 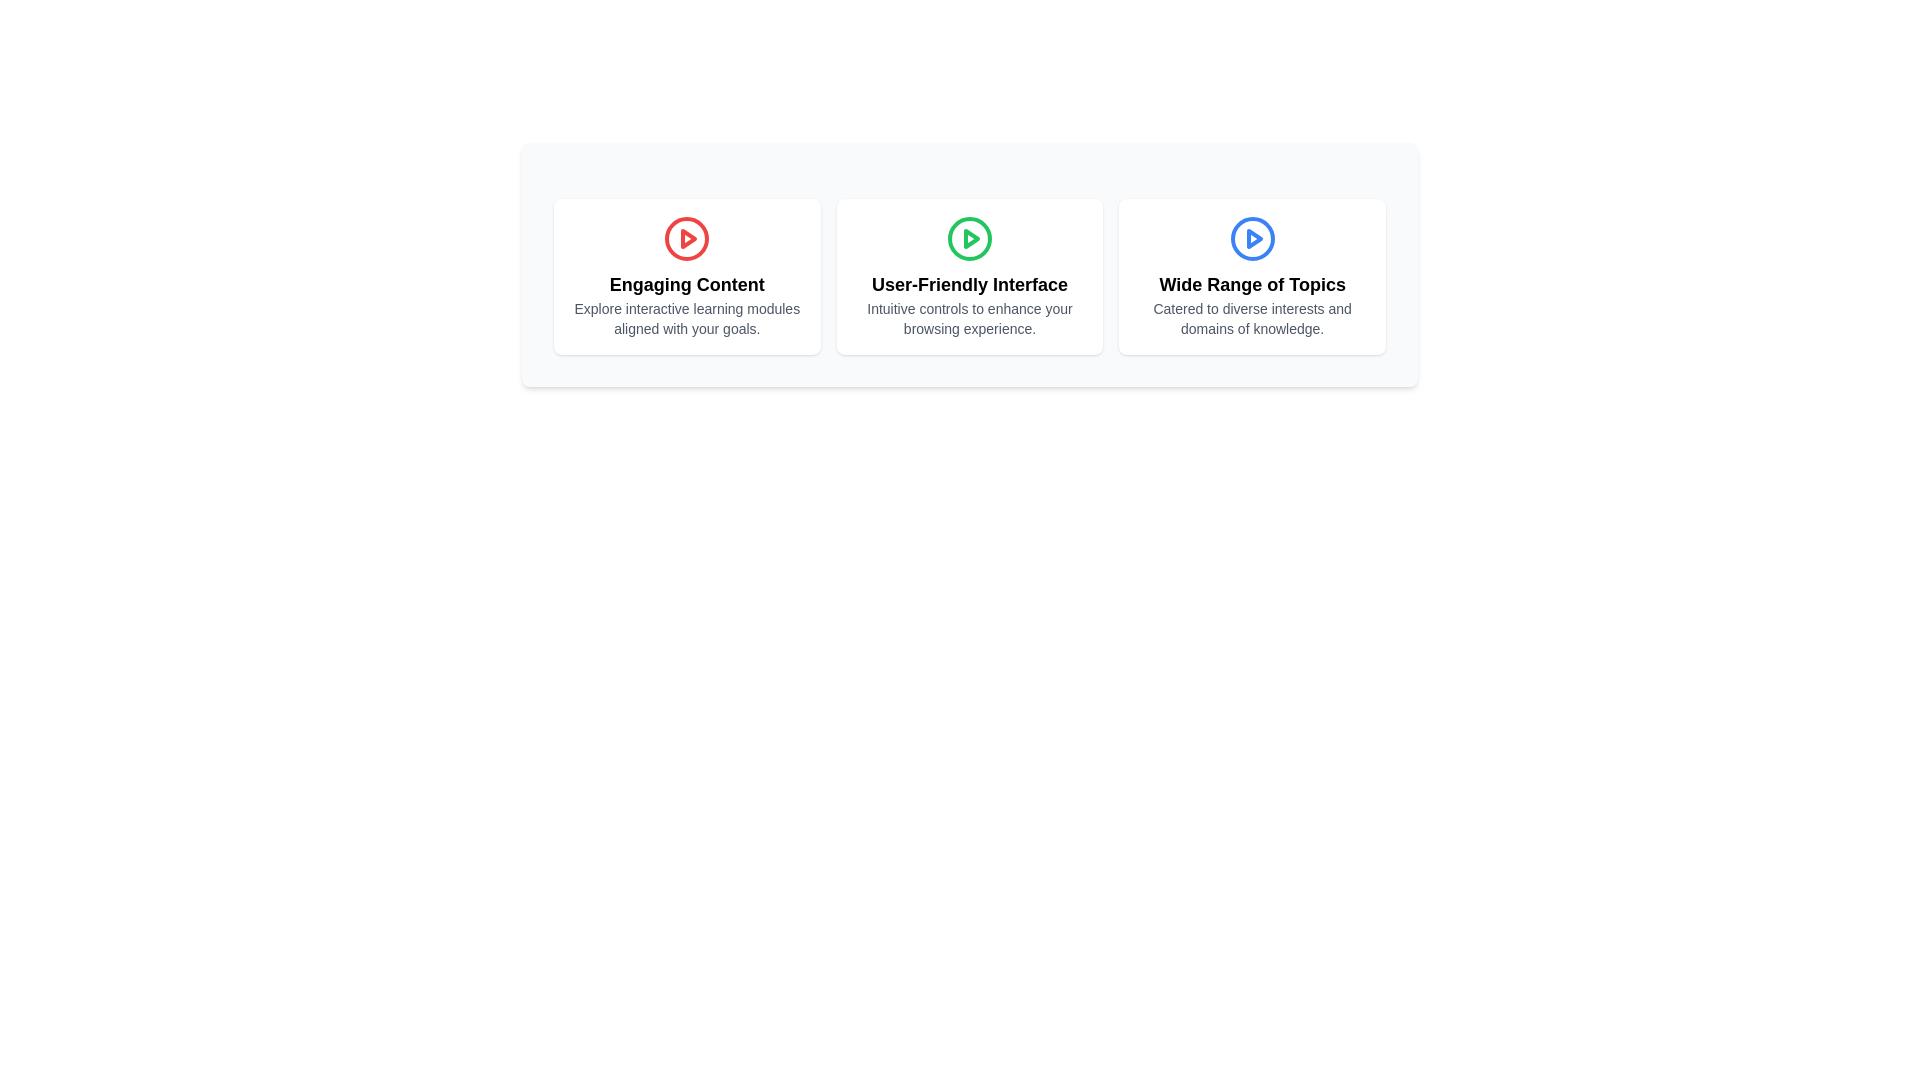 I want to click on the text label displaying 'User-Friendly Interface', which is a bold and large title positioned in the center of its containing card, so click(x=969, y=285).